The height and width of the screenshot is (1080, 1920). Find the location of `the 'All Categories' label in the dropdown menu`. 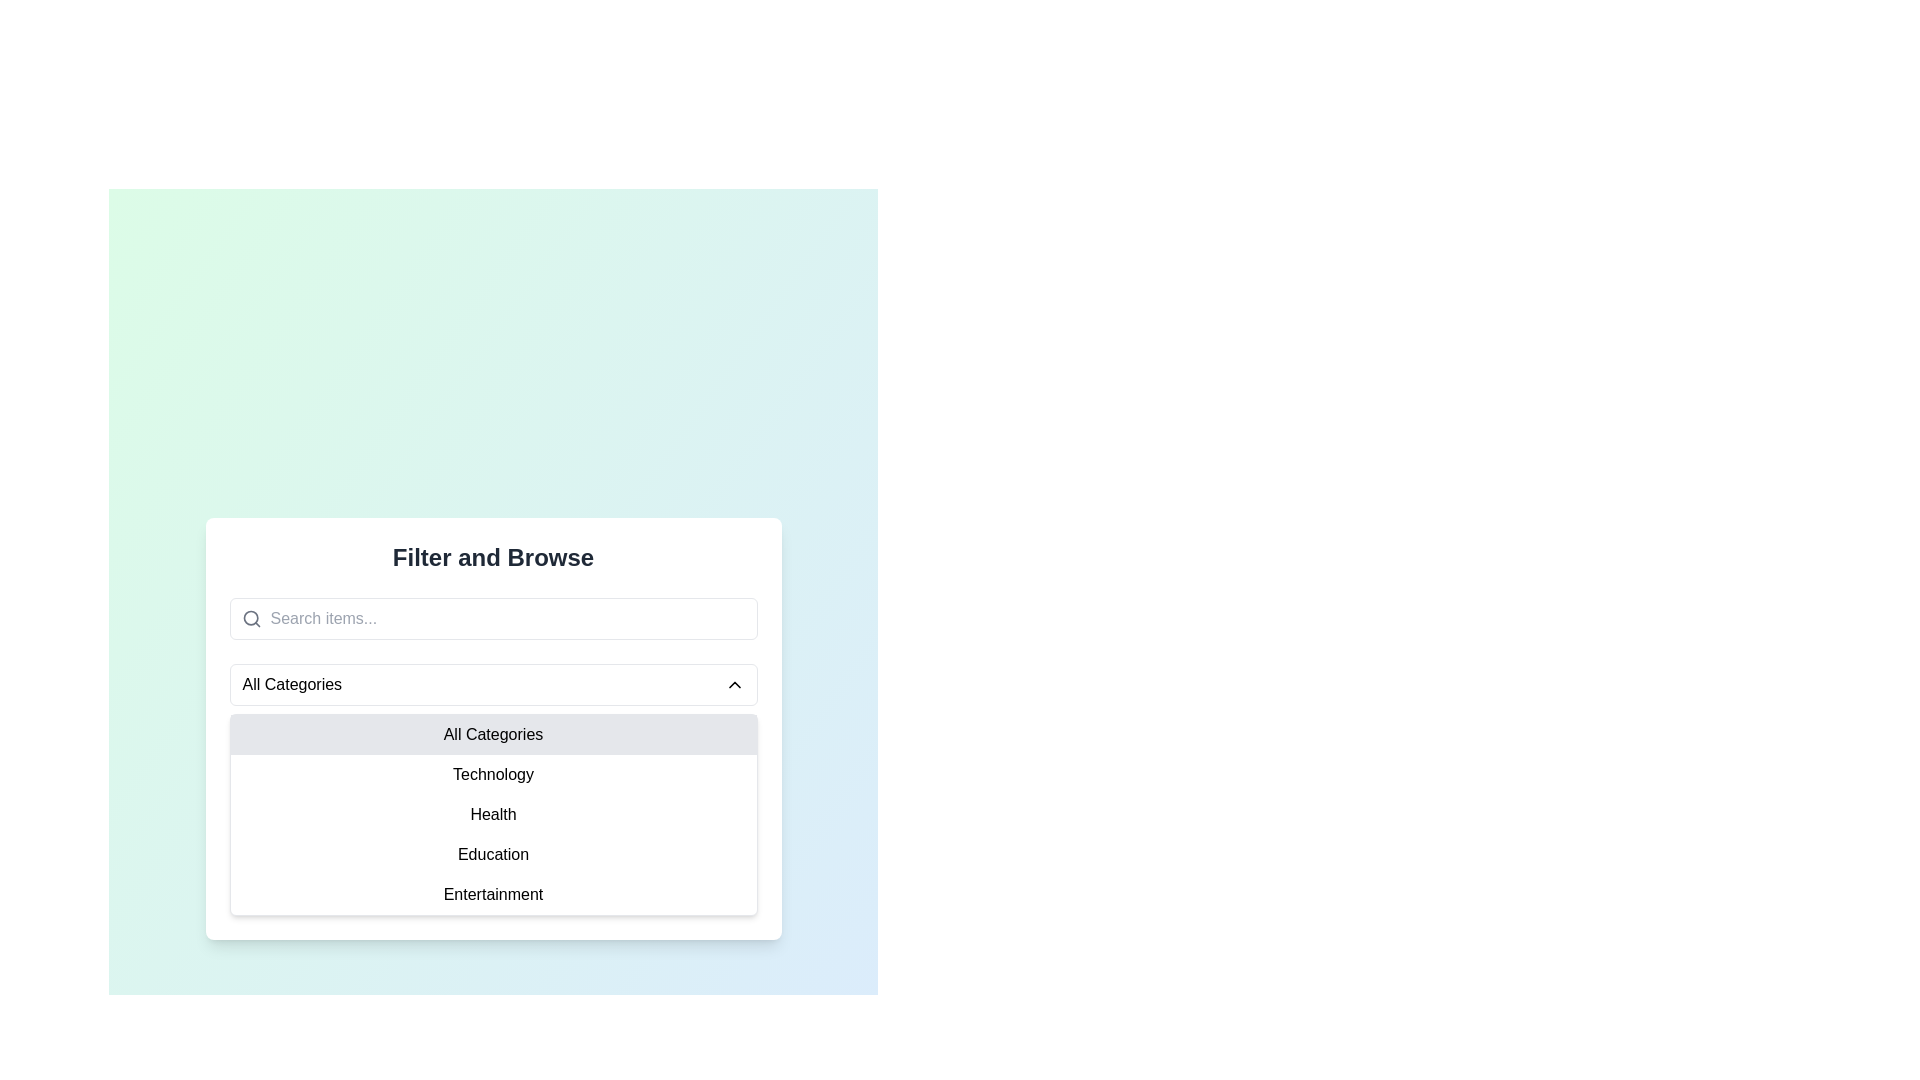

the 'All Categories' label in the dropdown menu is located at coordinates (291, 684).